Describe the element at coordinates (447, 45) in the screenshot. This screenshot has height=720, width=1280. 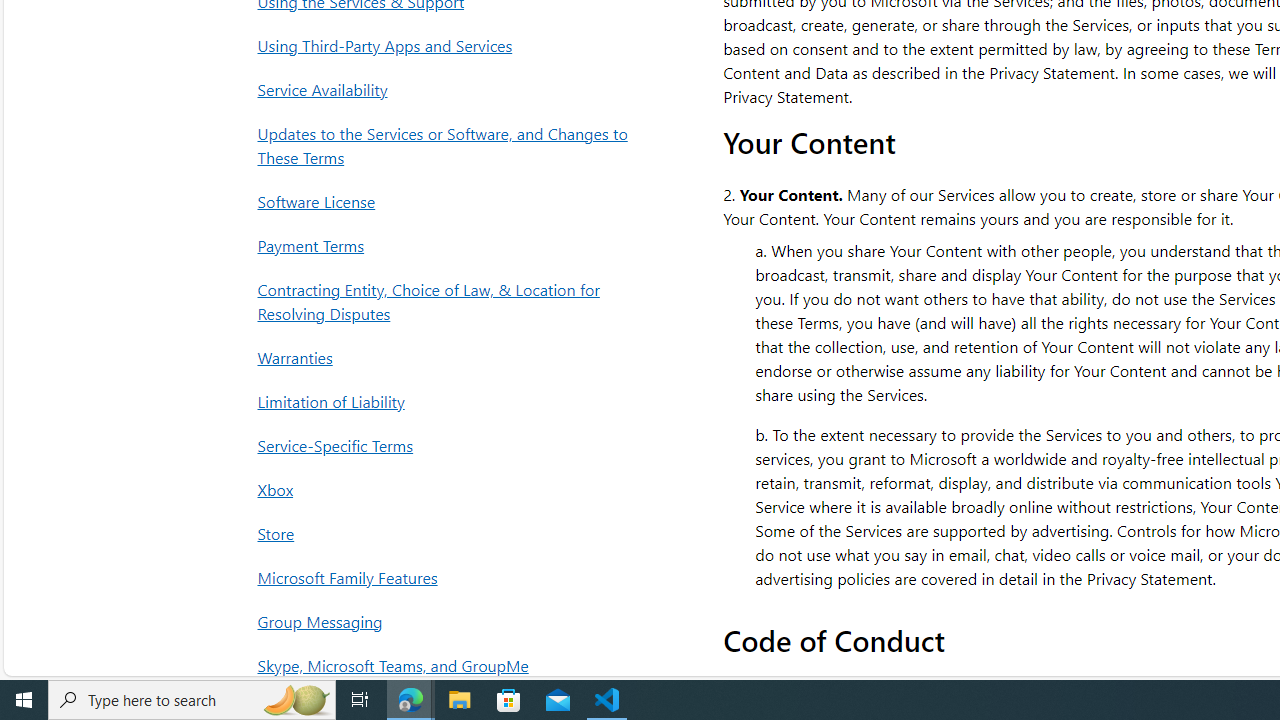
I see `'Using Third-Party Apps and Services'` at that location.